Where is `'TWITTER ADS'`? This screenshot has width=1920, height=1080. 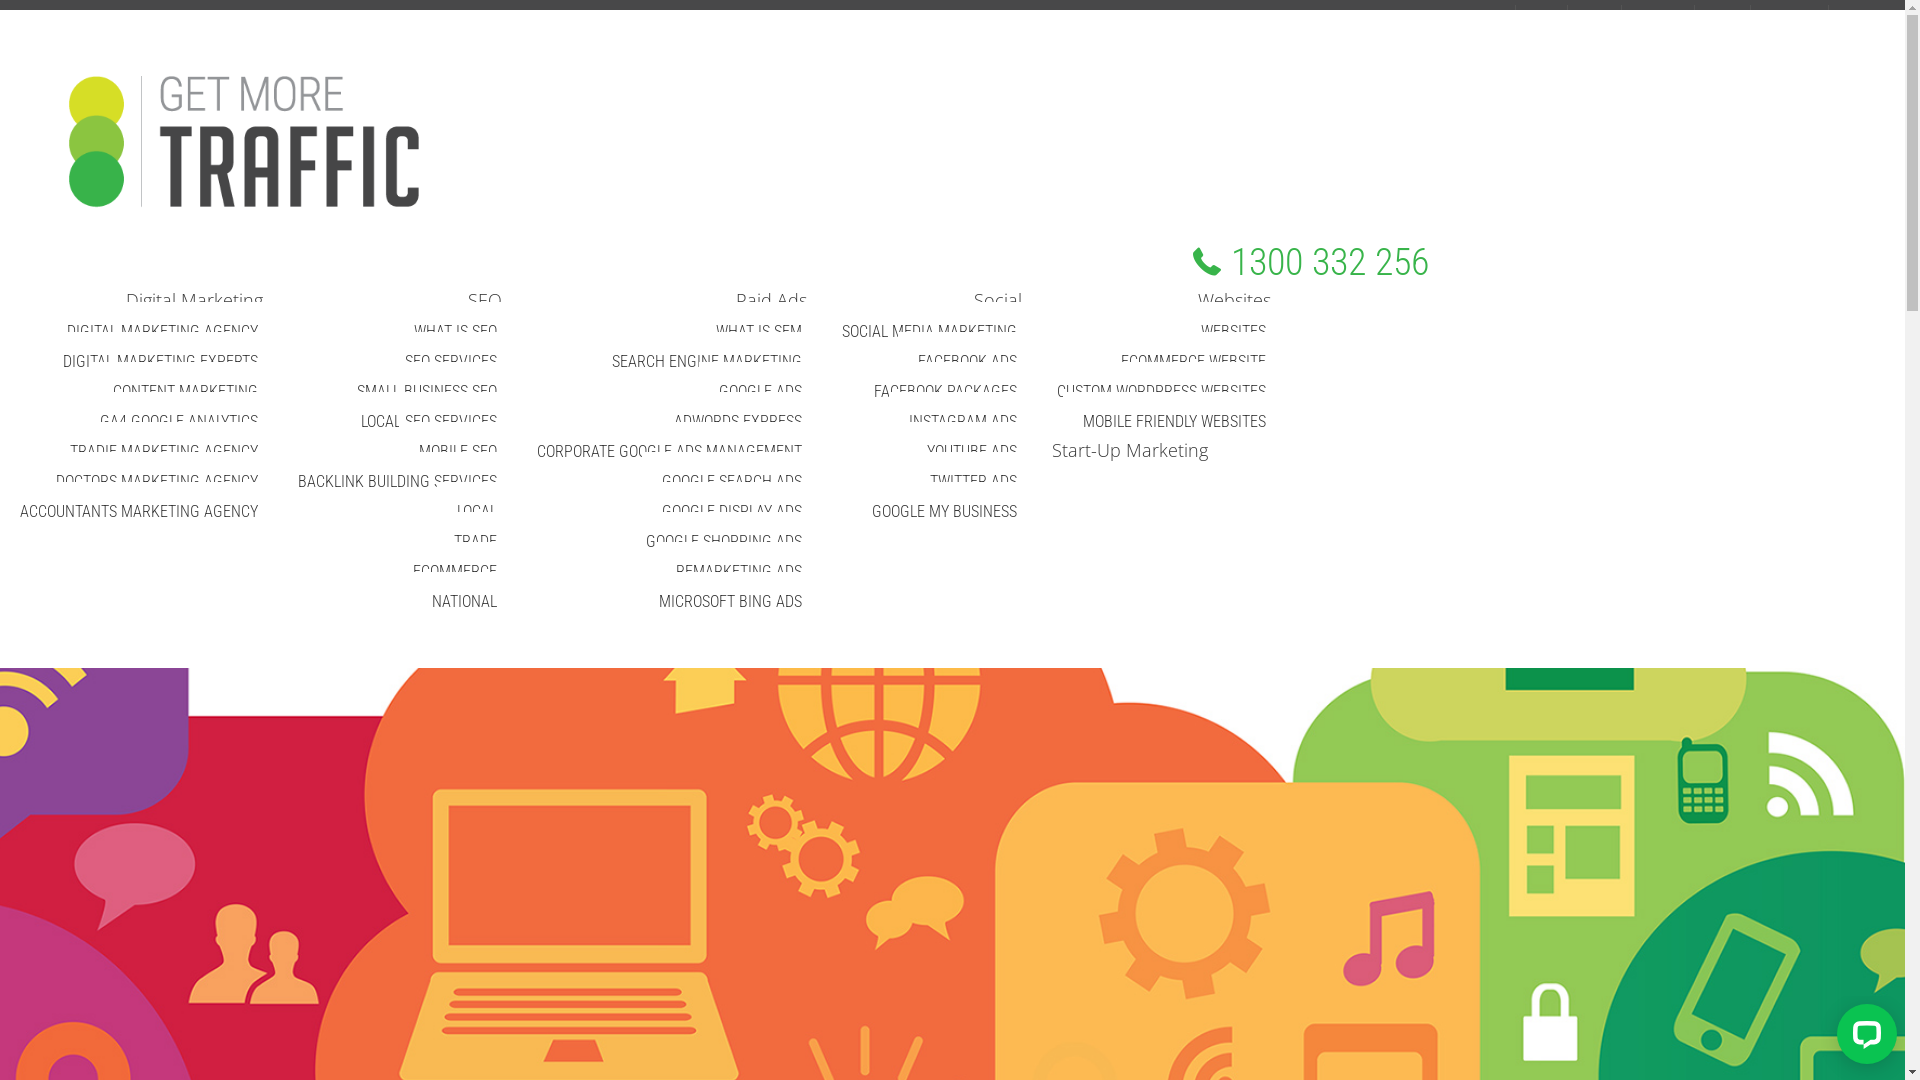 'TWITTER ADS' is located at coordinates (973, 481).